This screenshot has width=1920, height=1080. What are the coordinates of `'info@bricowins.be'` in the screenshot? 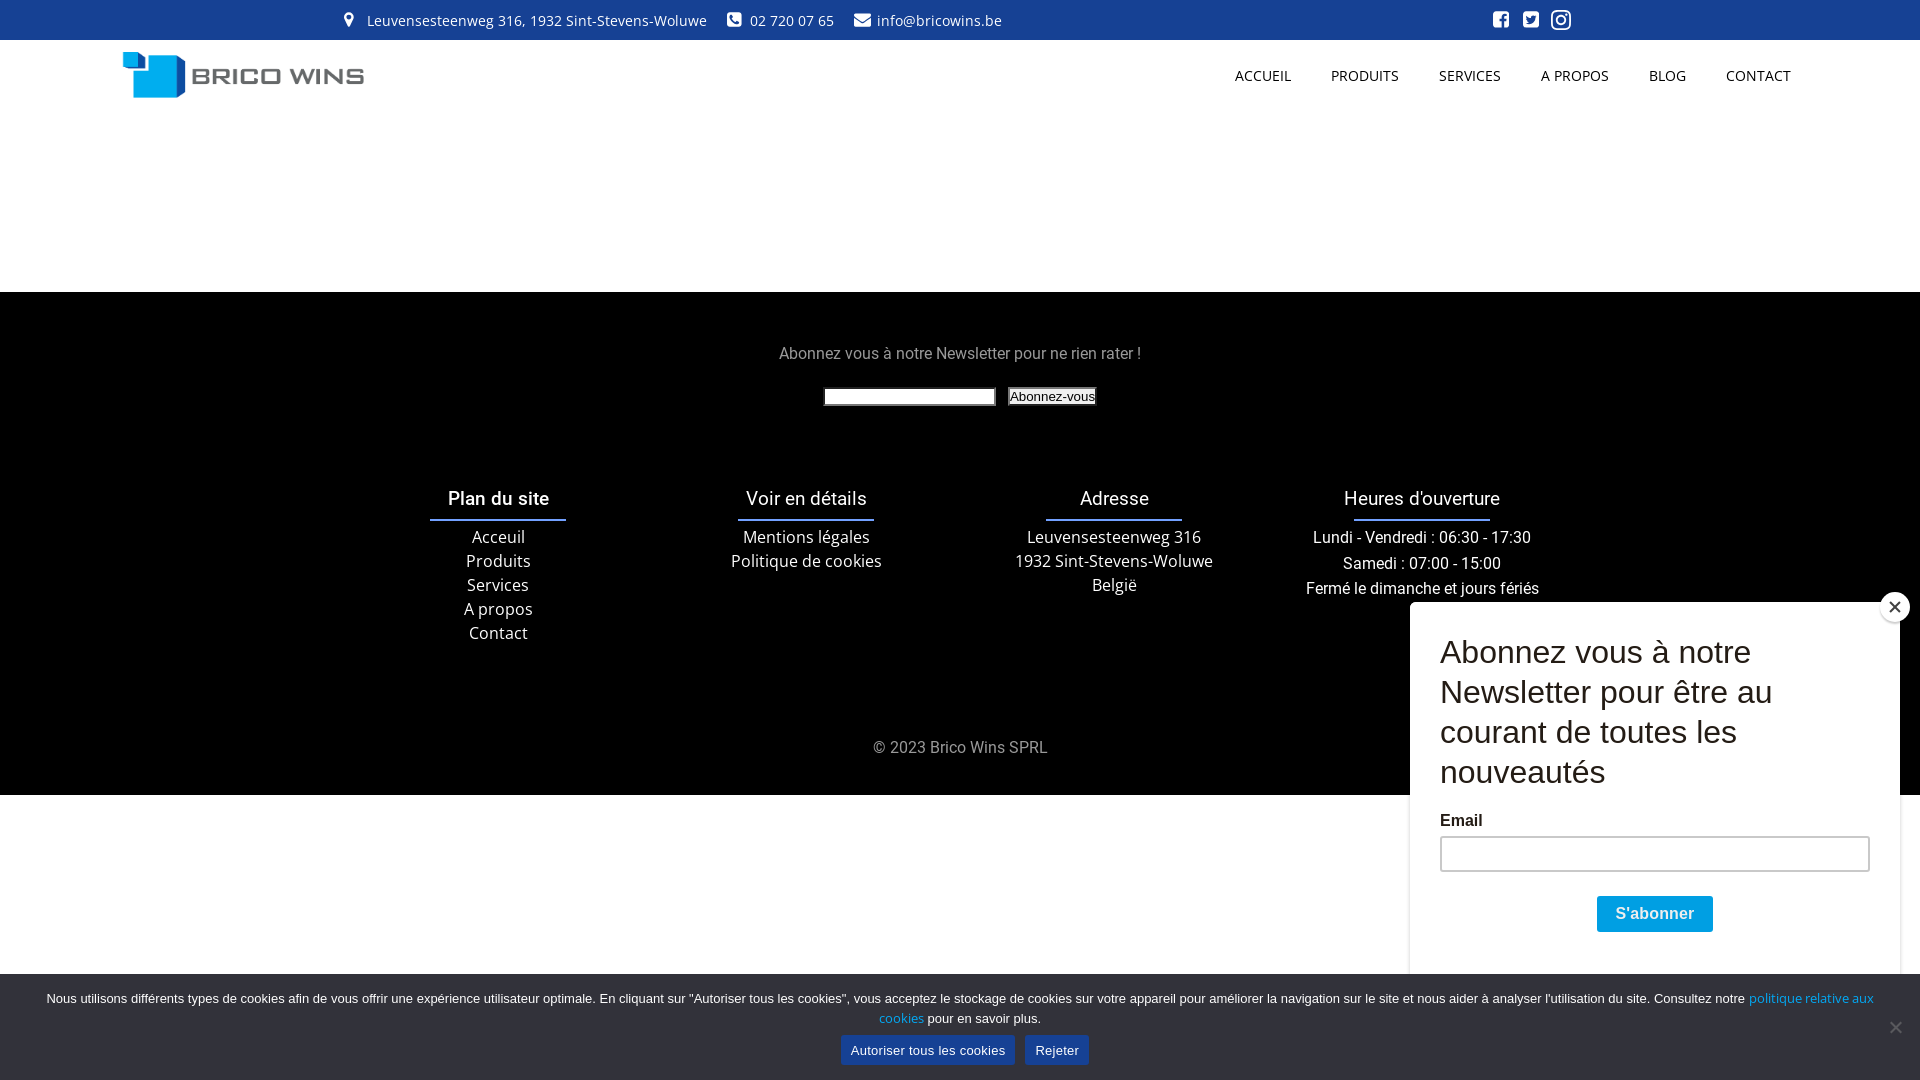 It's located at (926, 19).